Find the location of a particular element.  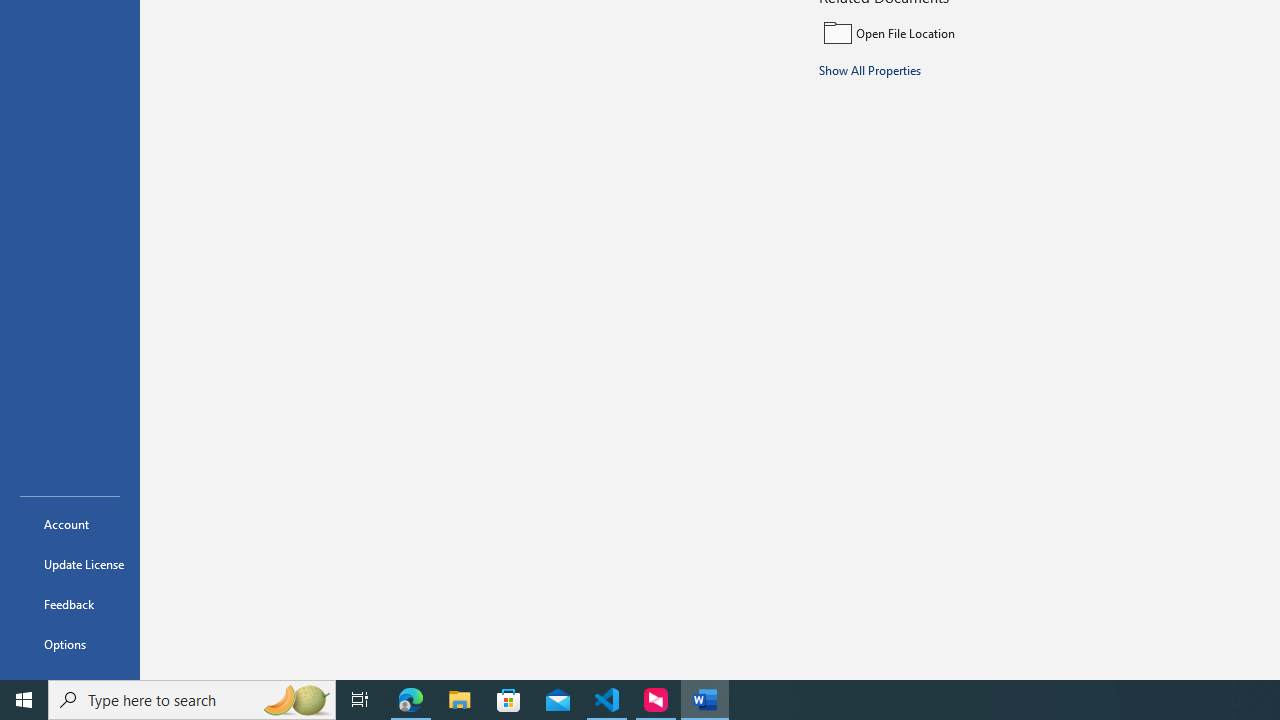

'Options' is located at coordinates (69, 644).